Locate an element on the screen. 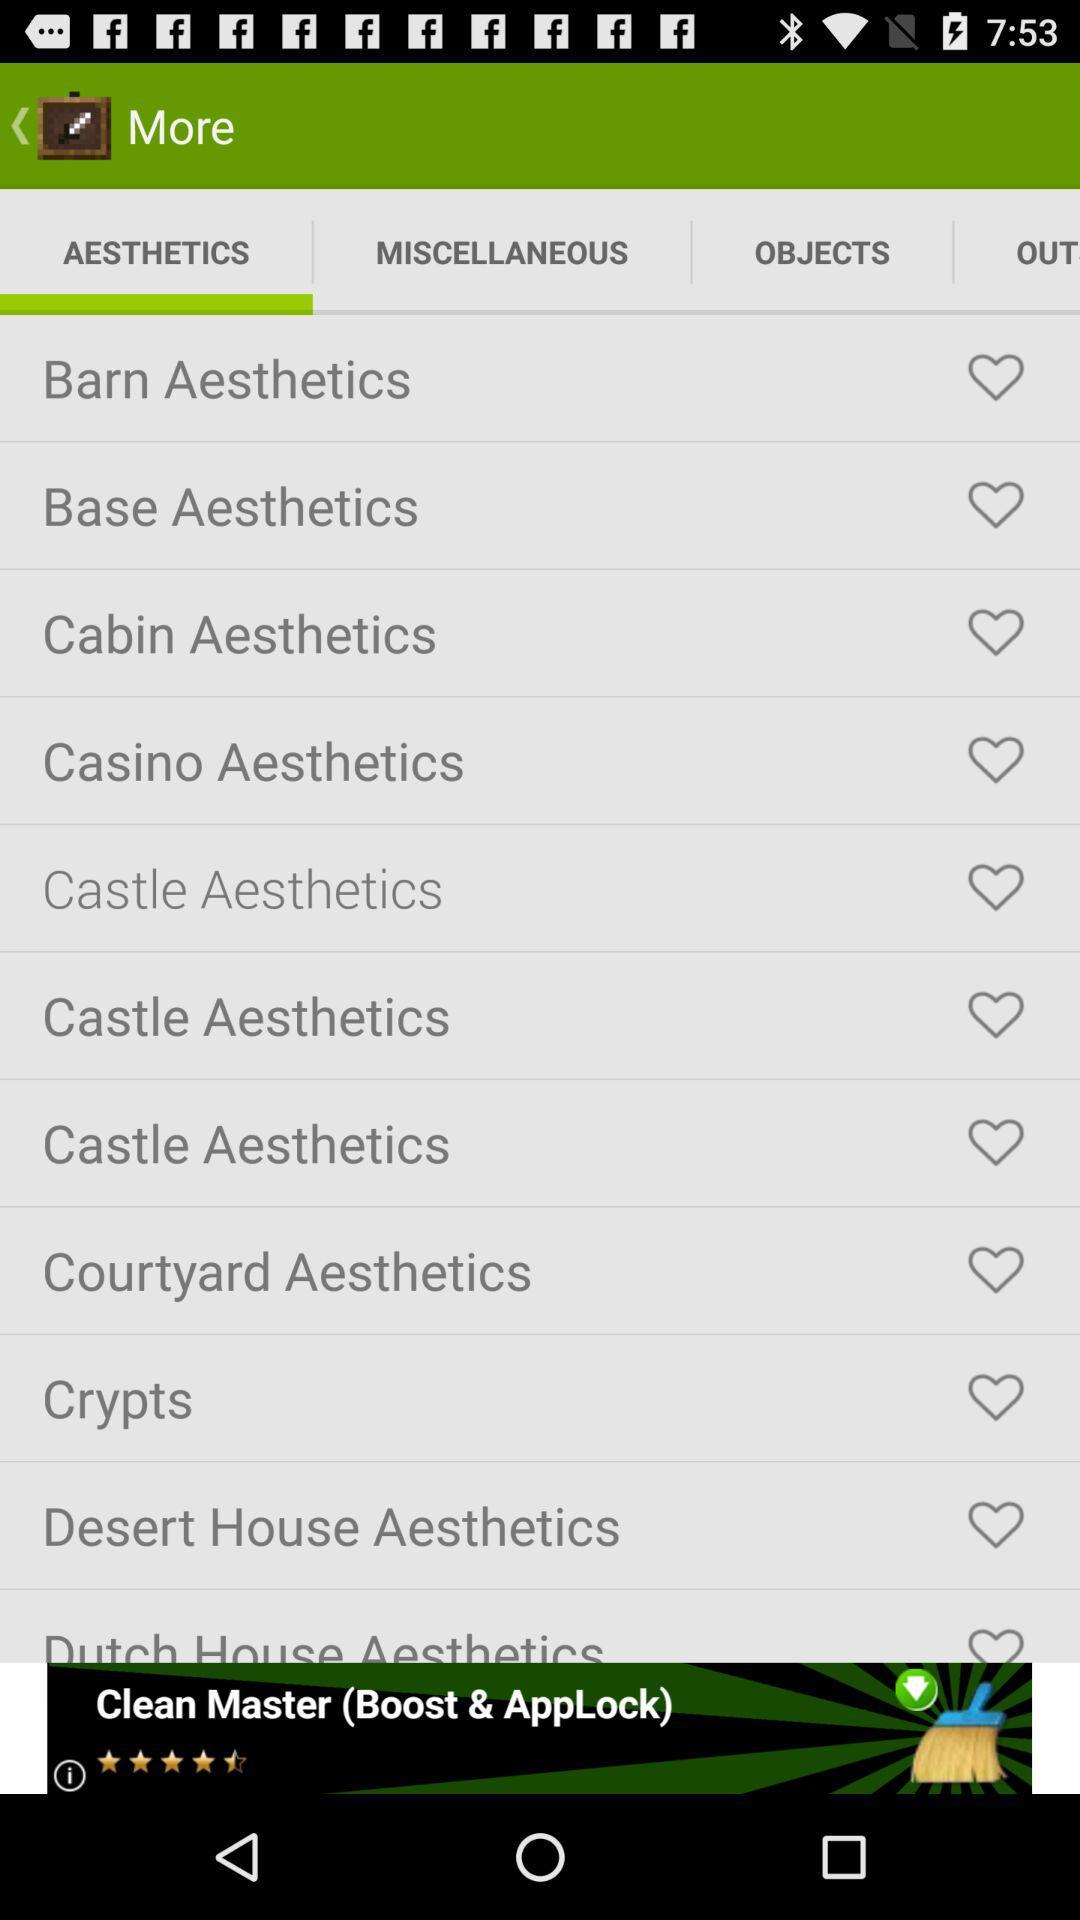 The height and width of the screenshot is (1920, 1080). click the love symbol is located at coordinates (995, 887).